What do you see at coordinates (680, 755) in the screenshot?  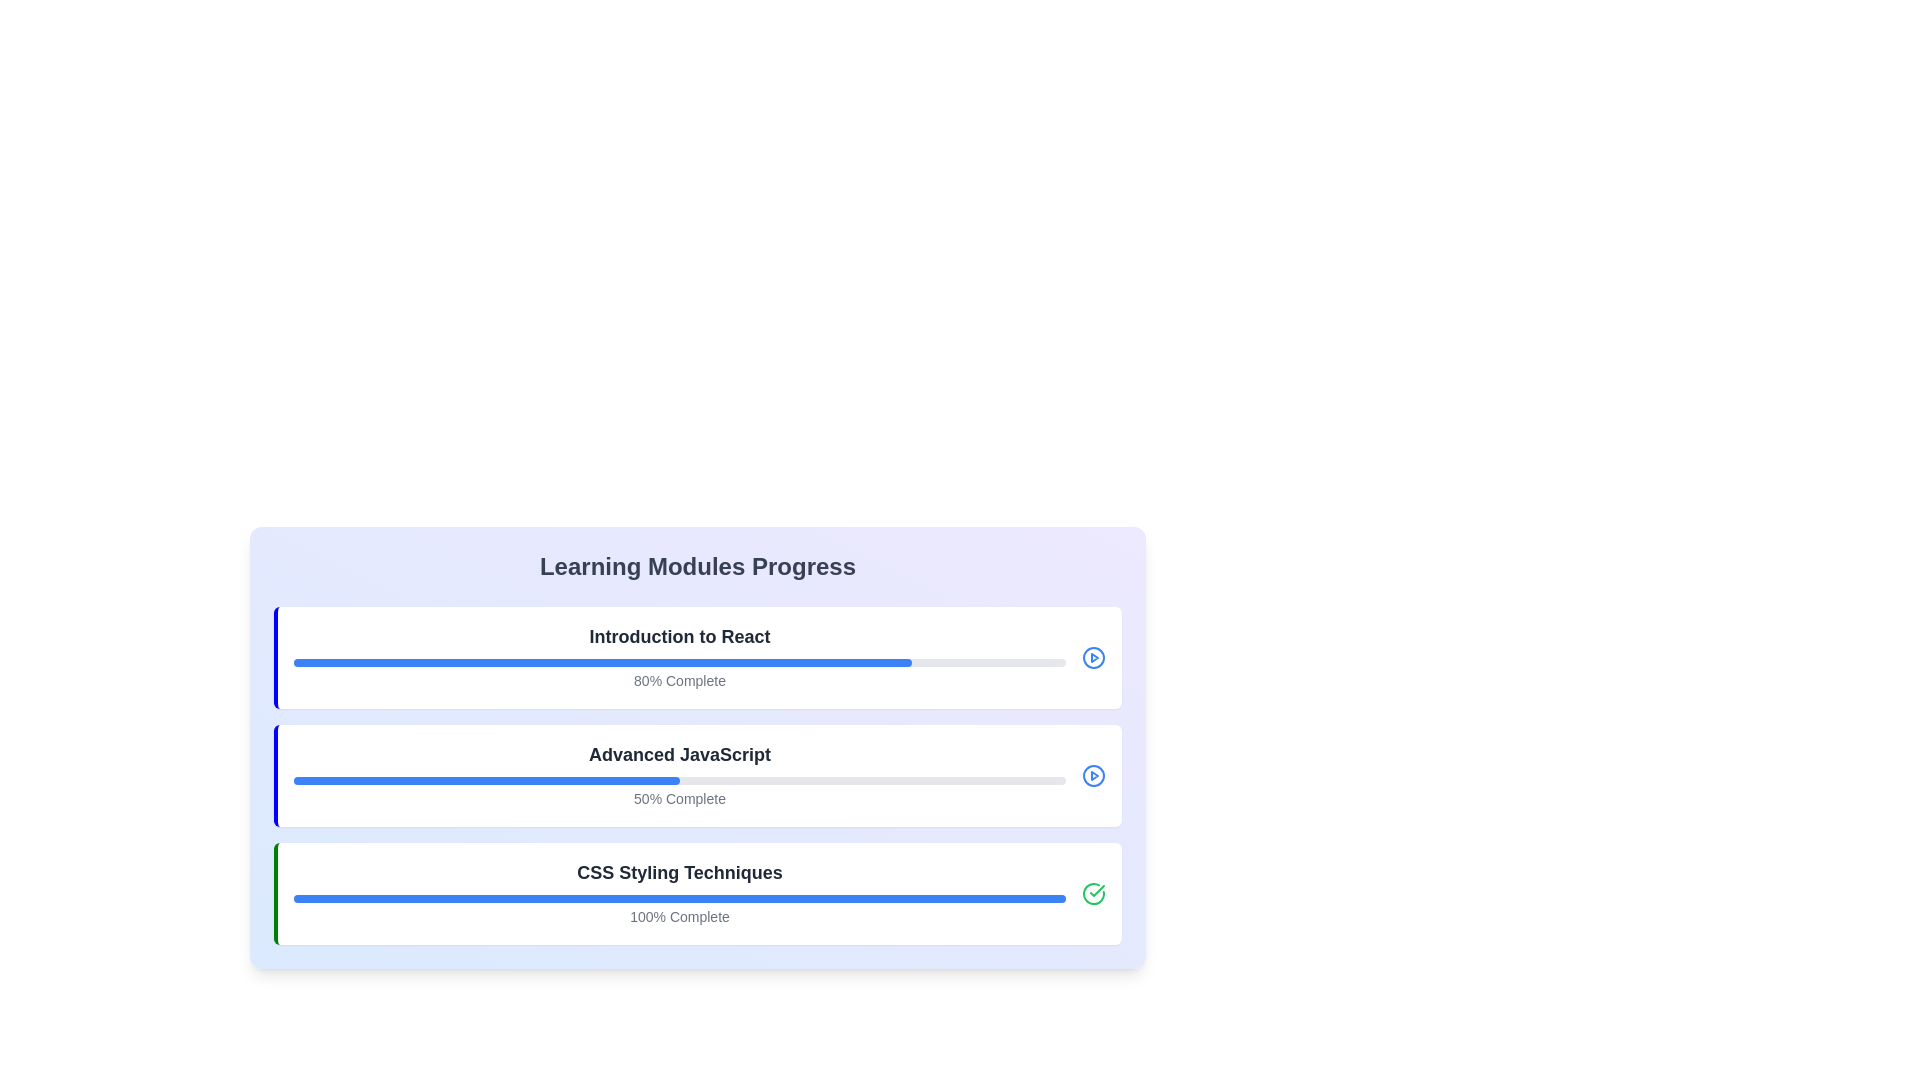 I see `the header text of the second learning module, which succinctly describes the subject of the module, located in the middle of a card-like section` at bounding box center [680, 755].